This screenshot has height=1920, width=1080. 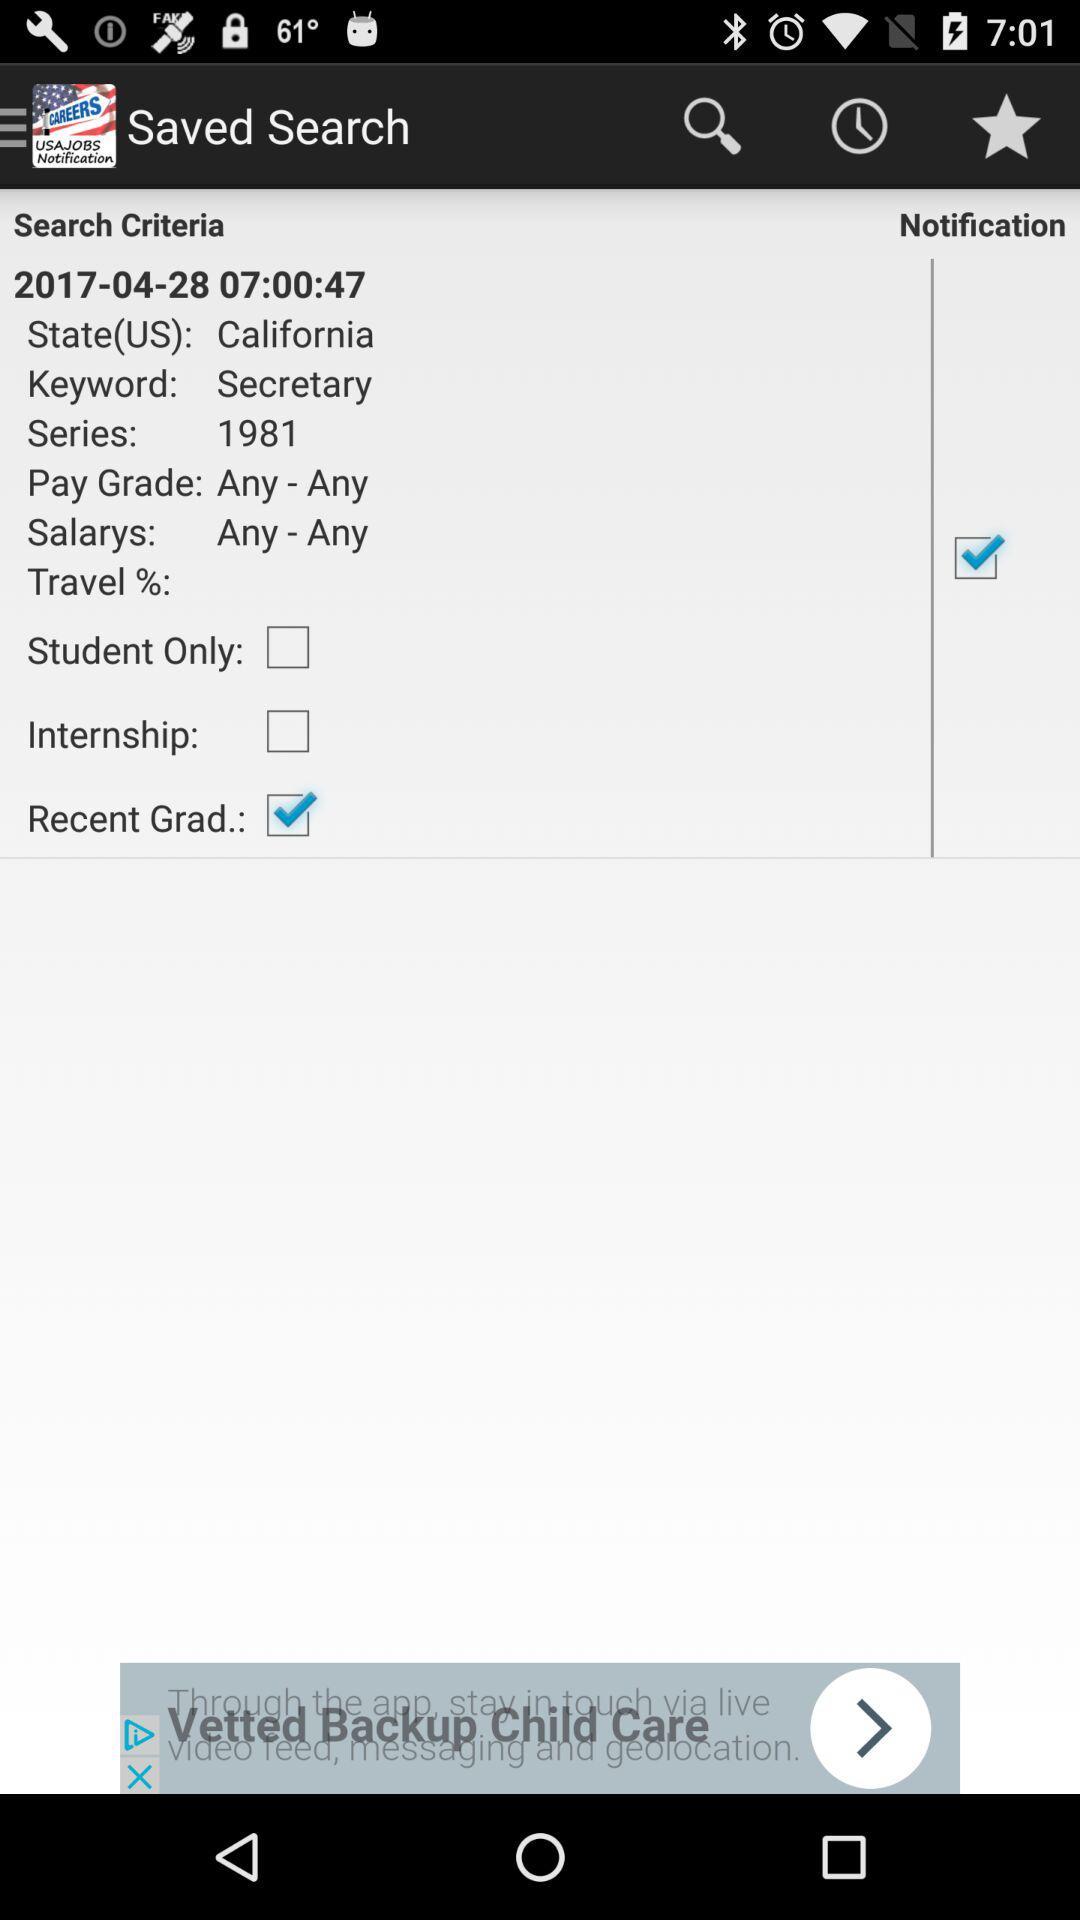 What do you see at coordinates (289, 382) in the screenshot?
I see `item to the right of state(us):` at bounding box center [289, 382].